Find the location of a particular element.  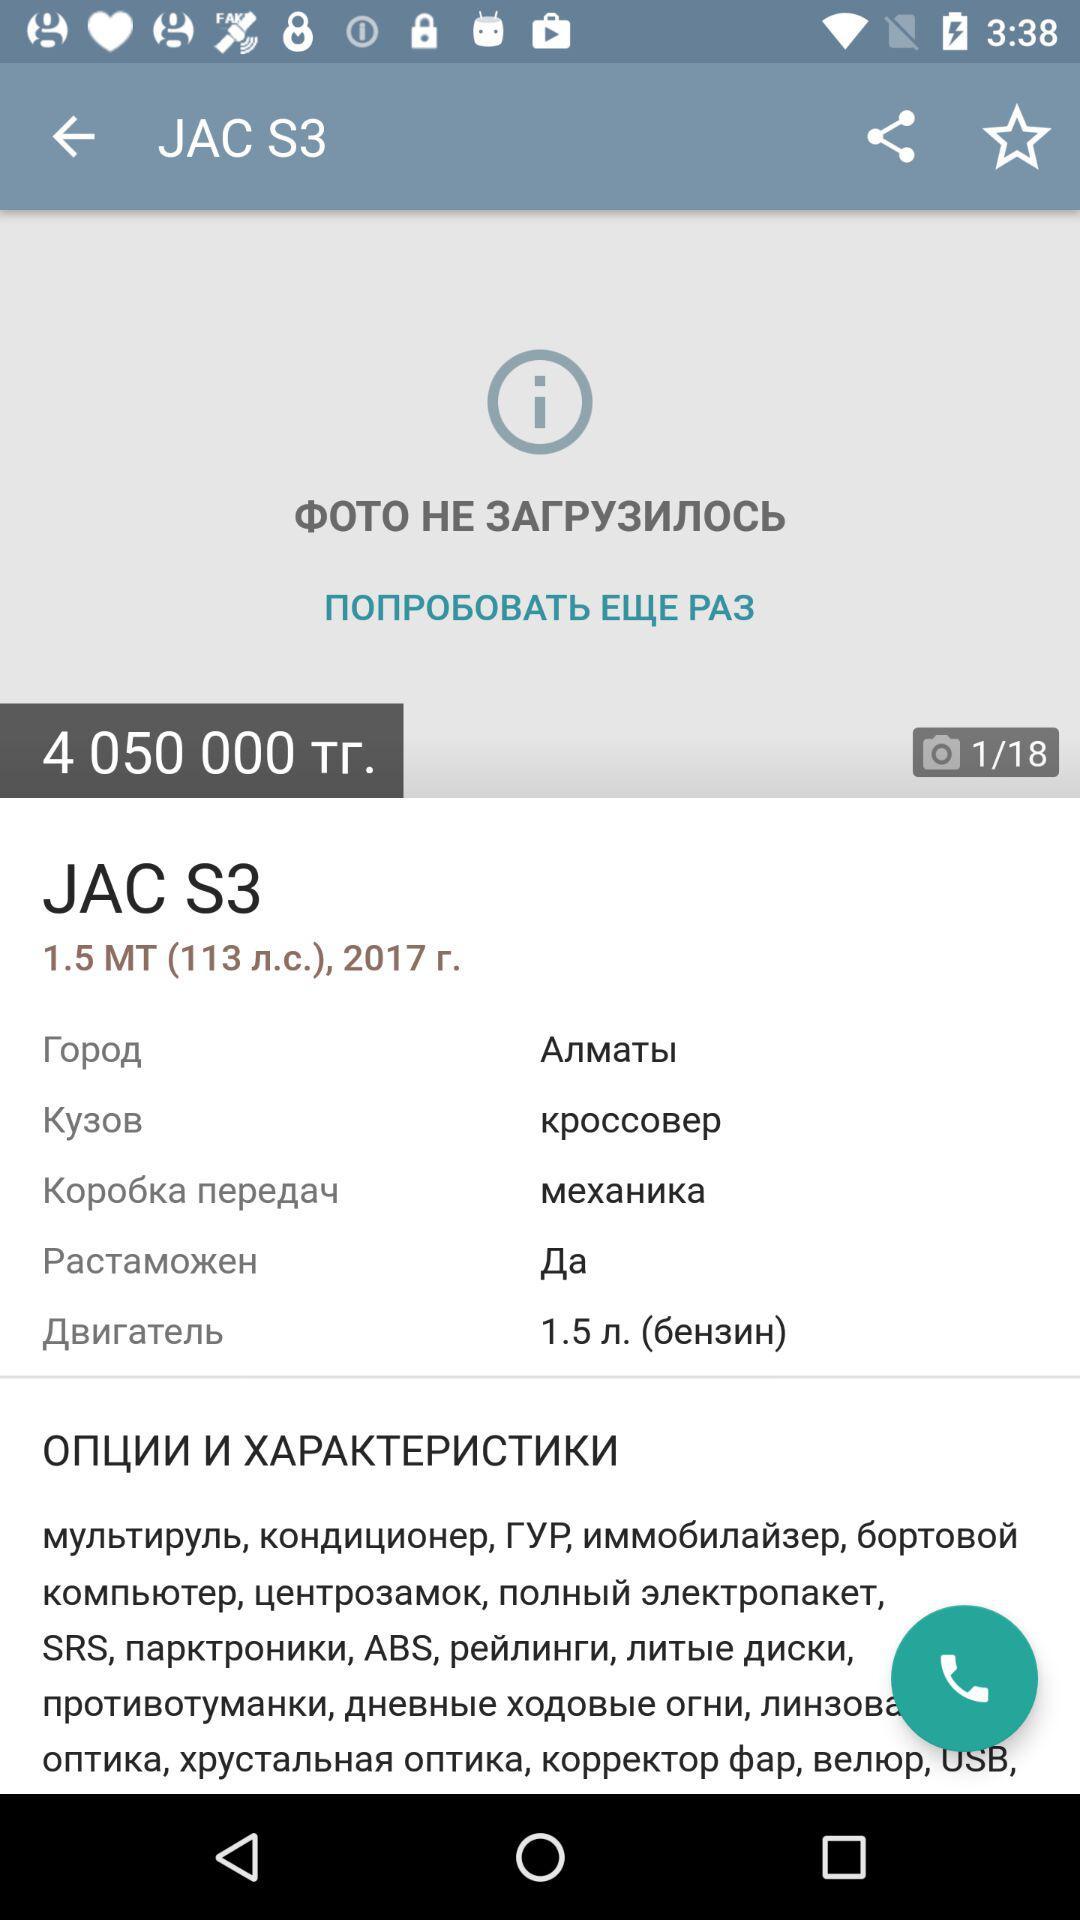

the call icon is located at coordinates (963, 1678).